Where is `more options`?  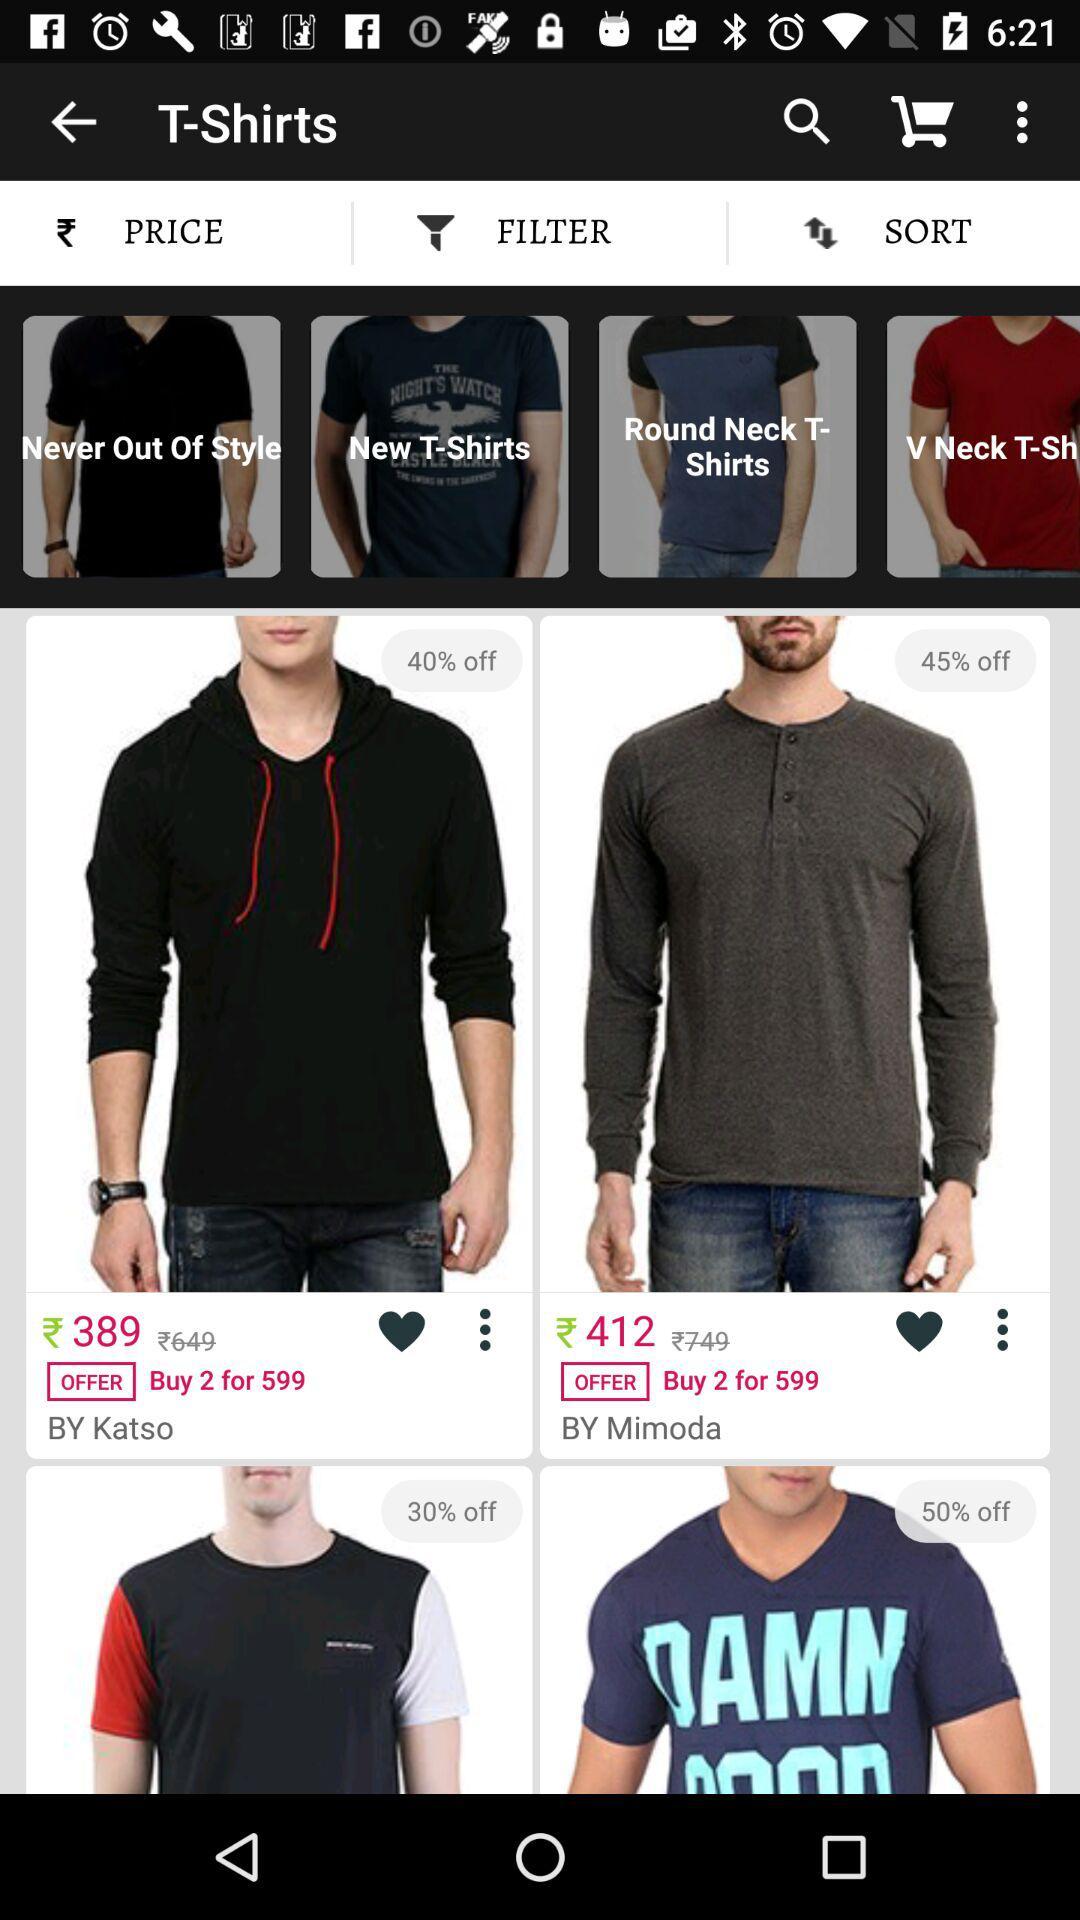 more options is located at coordinates (493, 1329).